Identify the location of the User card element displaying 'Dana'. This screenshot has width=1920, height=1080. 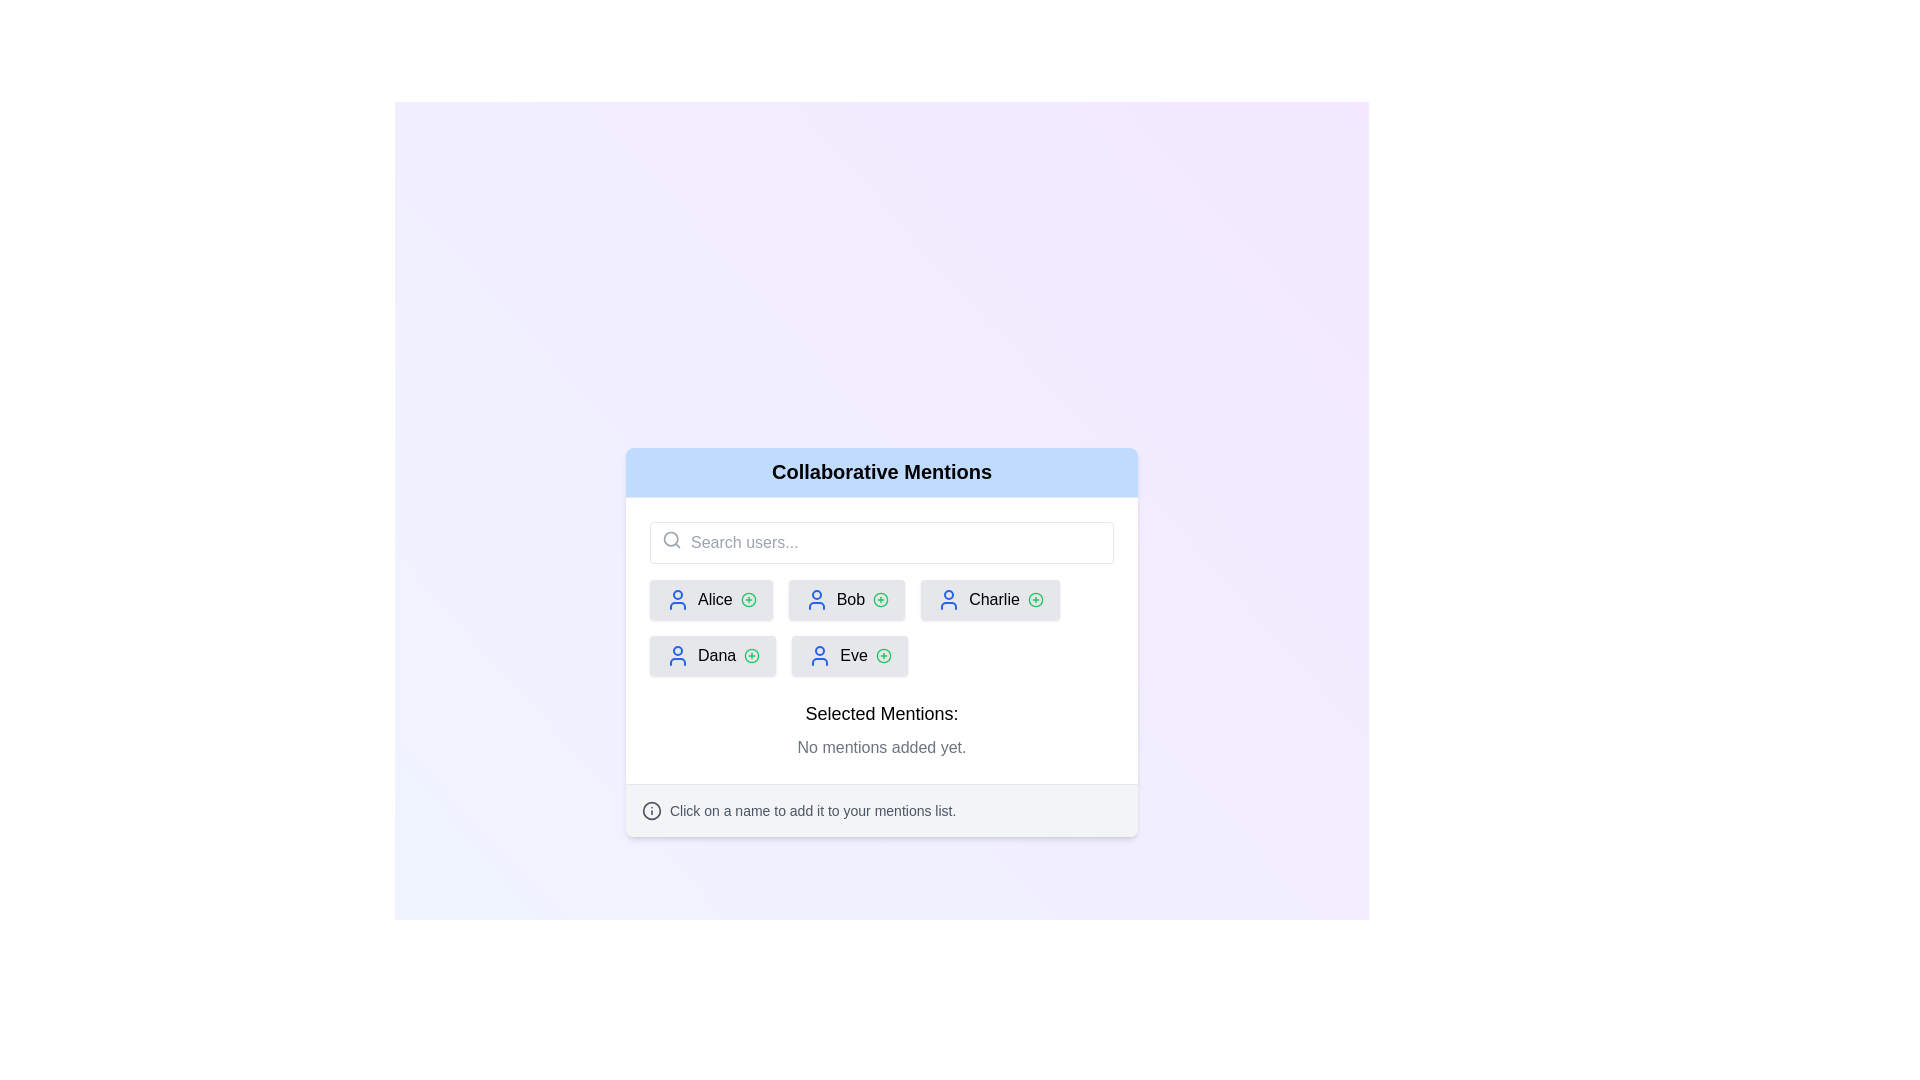
(713, 655).